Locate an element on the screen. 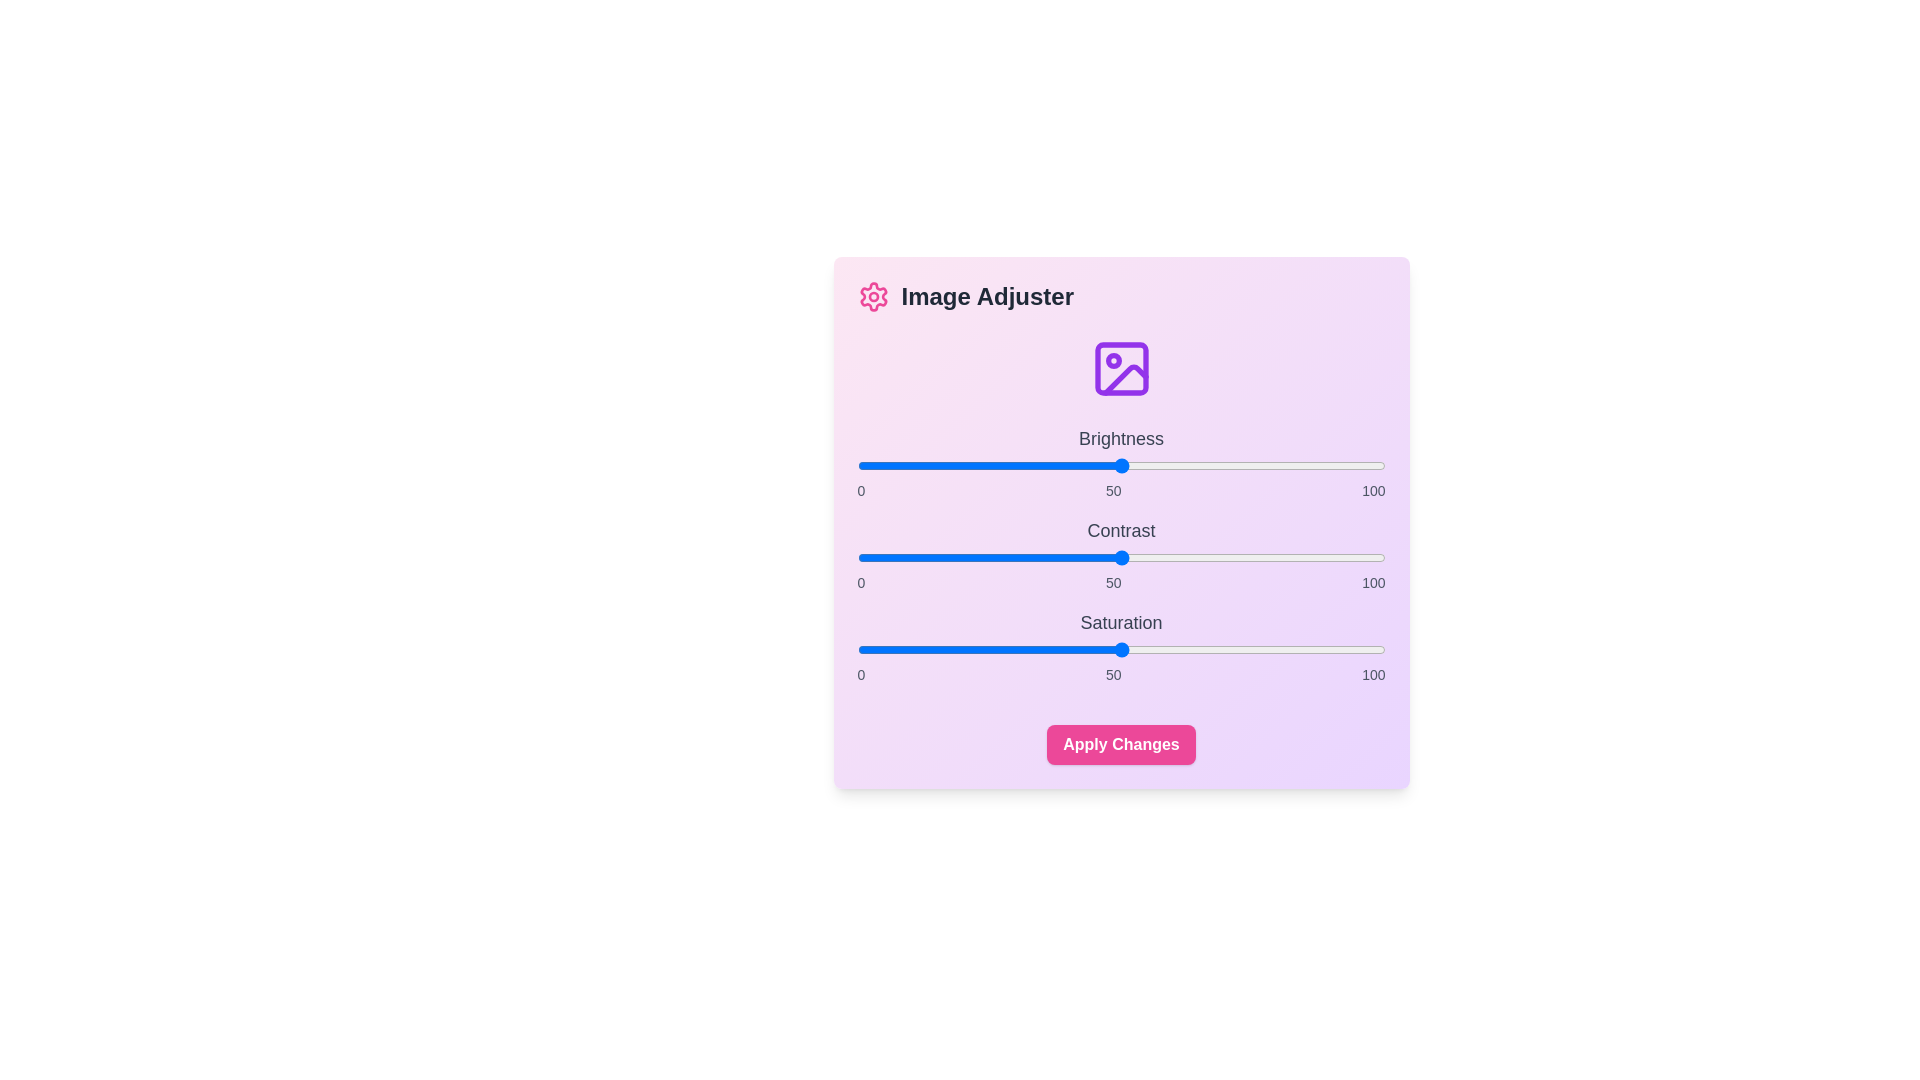  the contrast slider to 89 percent is located at coordinates (1327, 558).